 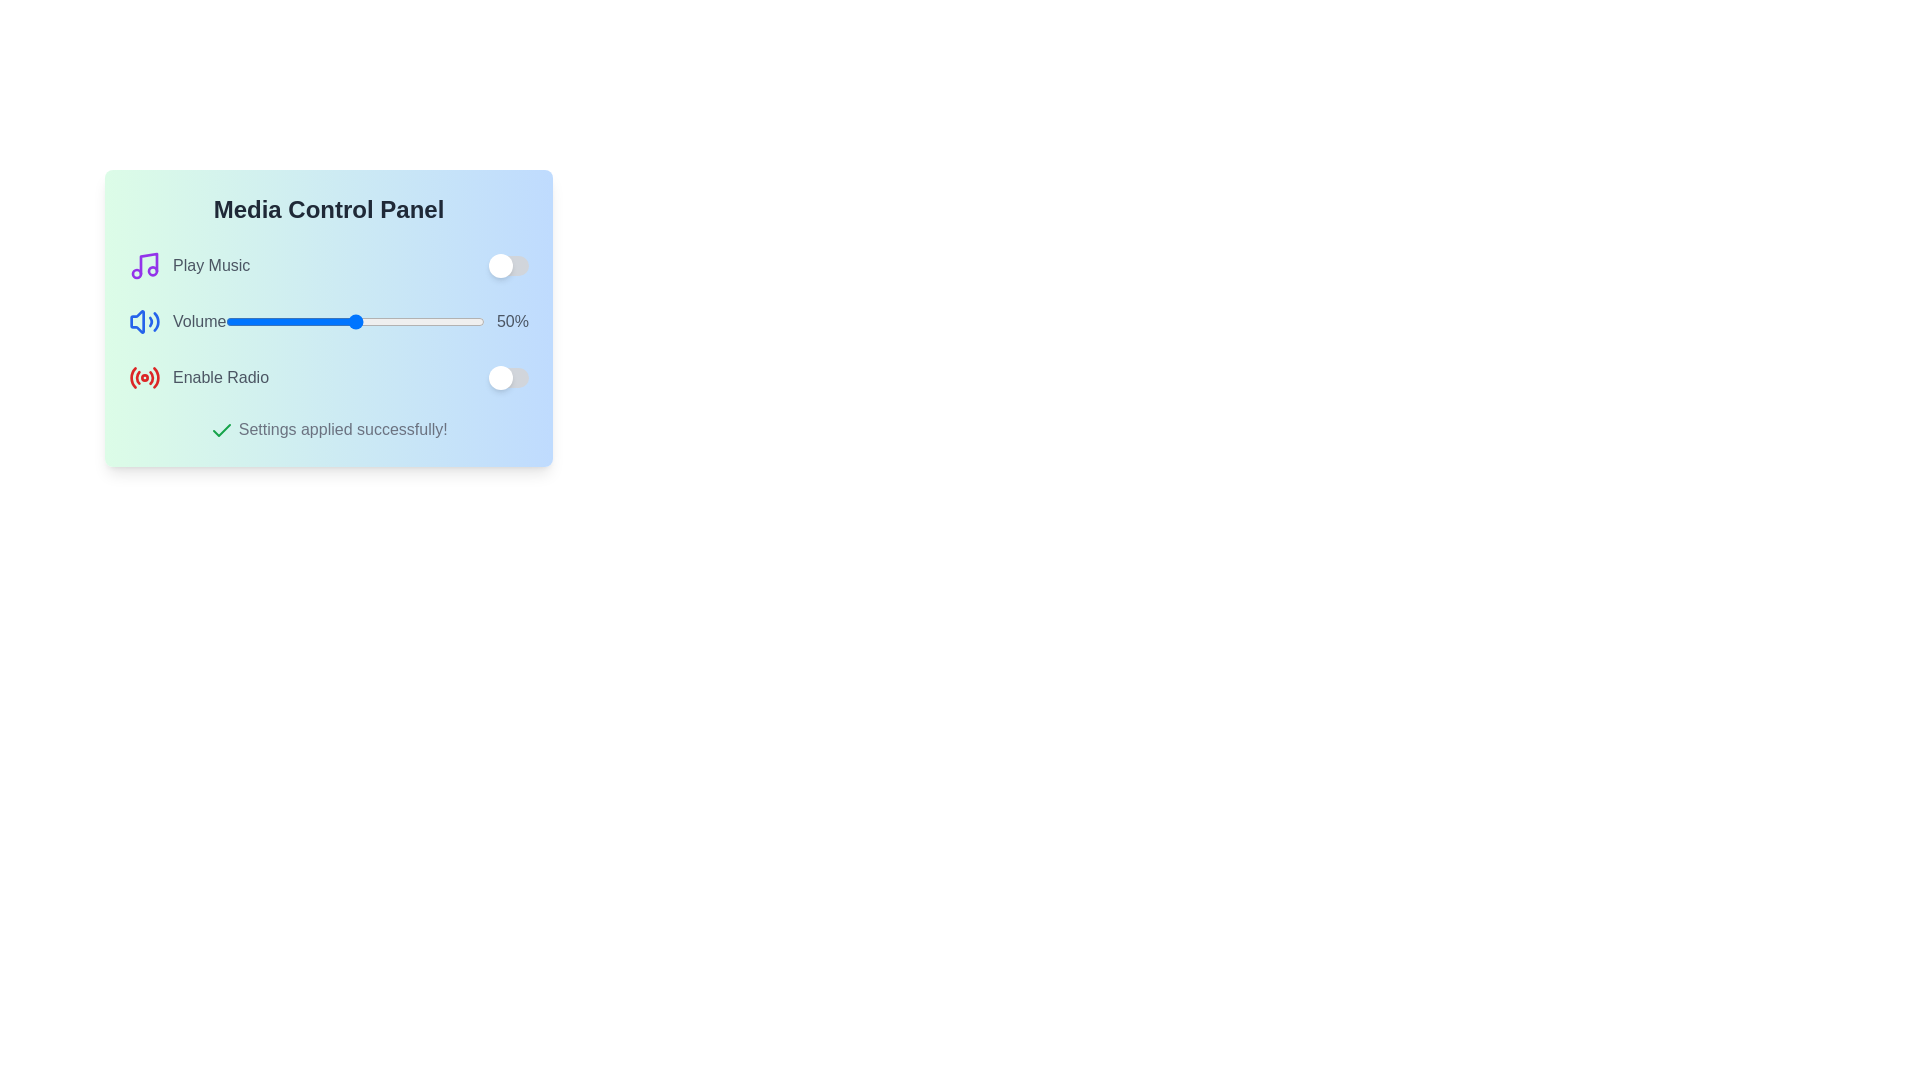 What do you see at coordinates (400, 320) in the screenshot?
I see `the slider` at bounding box center [400, 320].